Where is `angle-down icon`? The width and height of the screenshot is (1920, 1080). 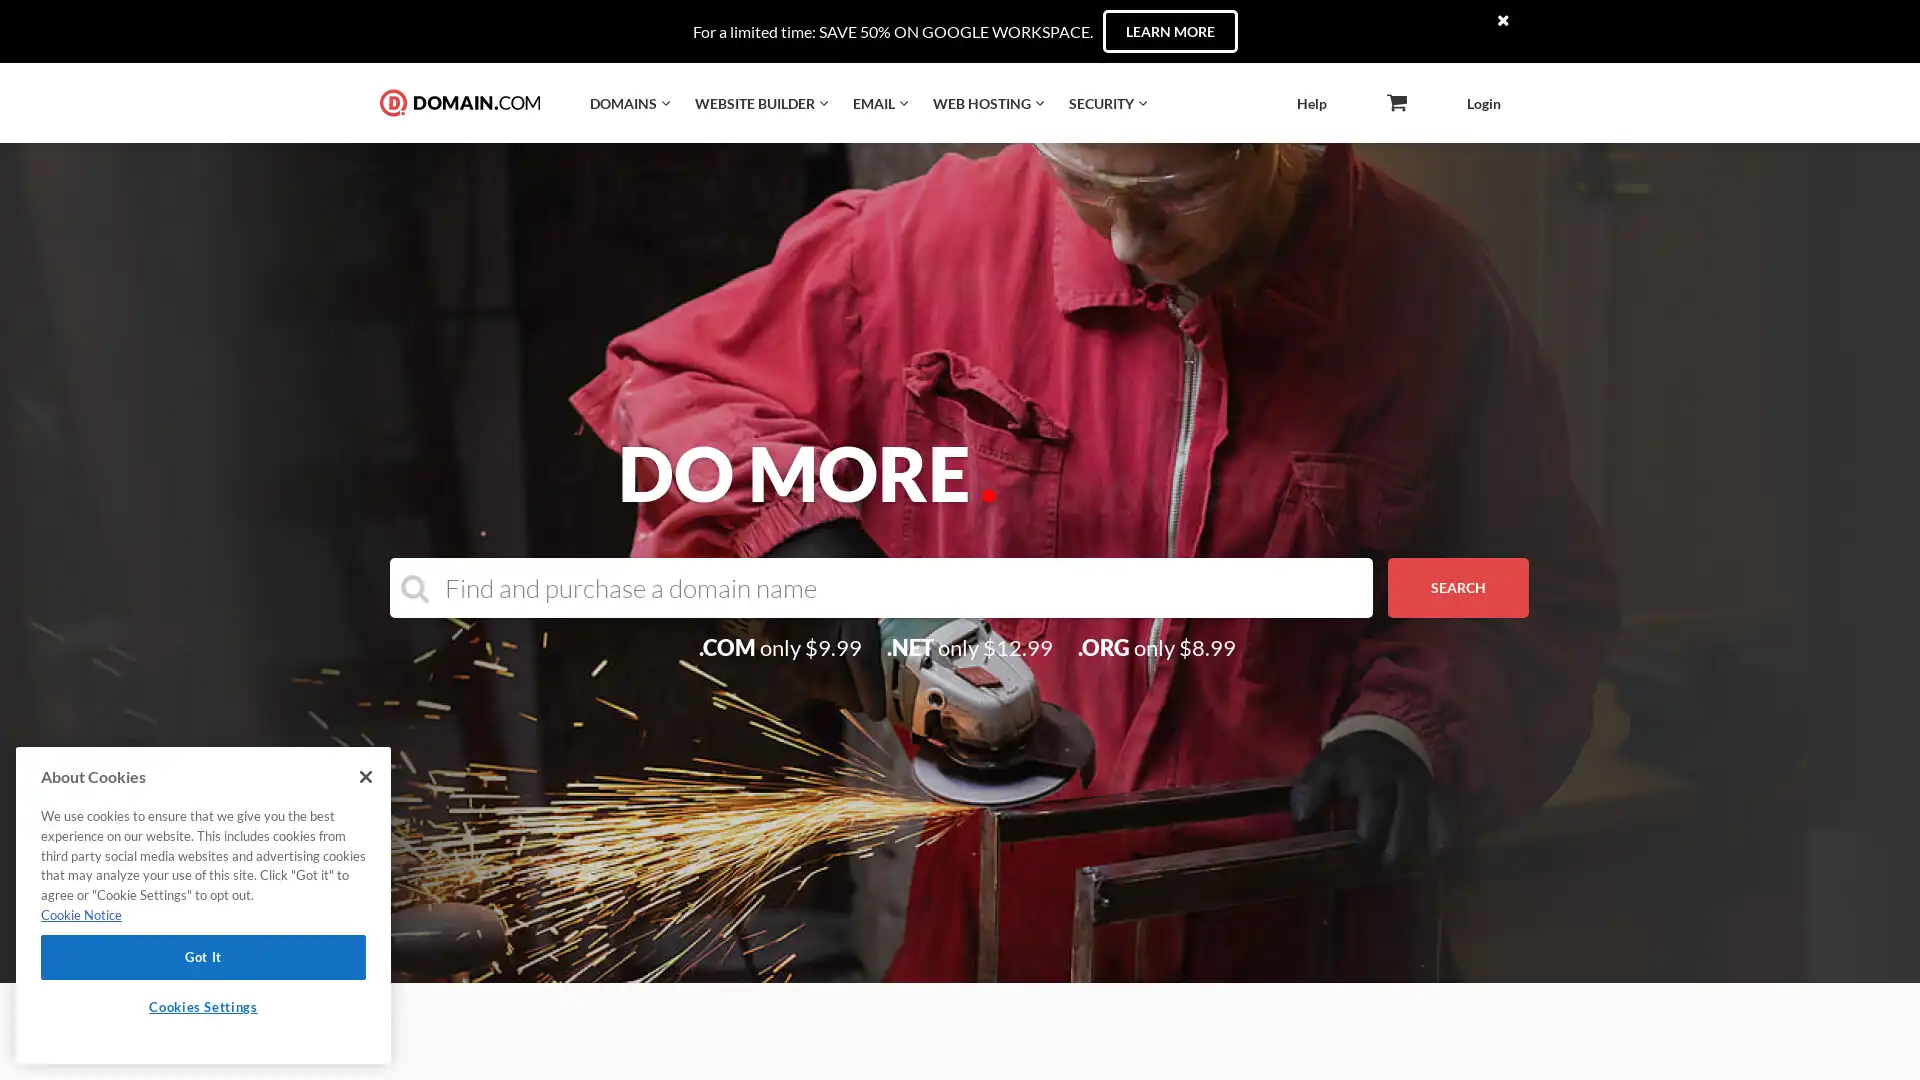 angle-down icon is located at coordinates (1395, 103).